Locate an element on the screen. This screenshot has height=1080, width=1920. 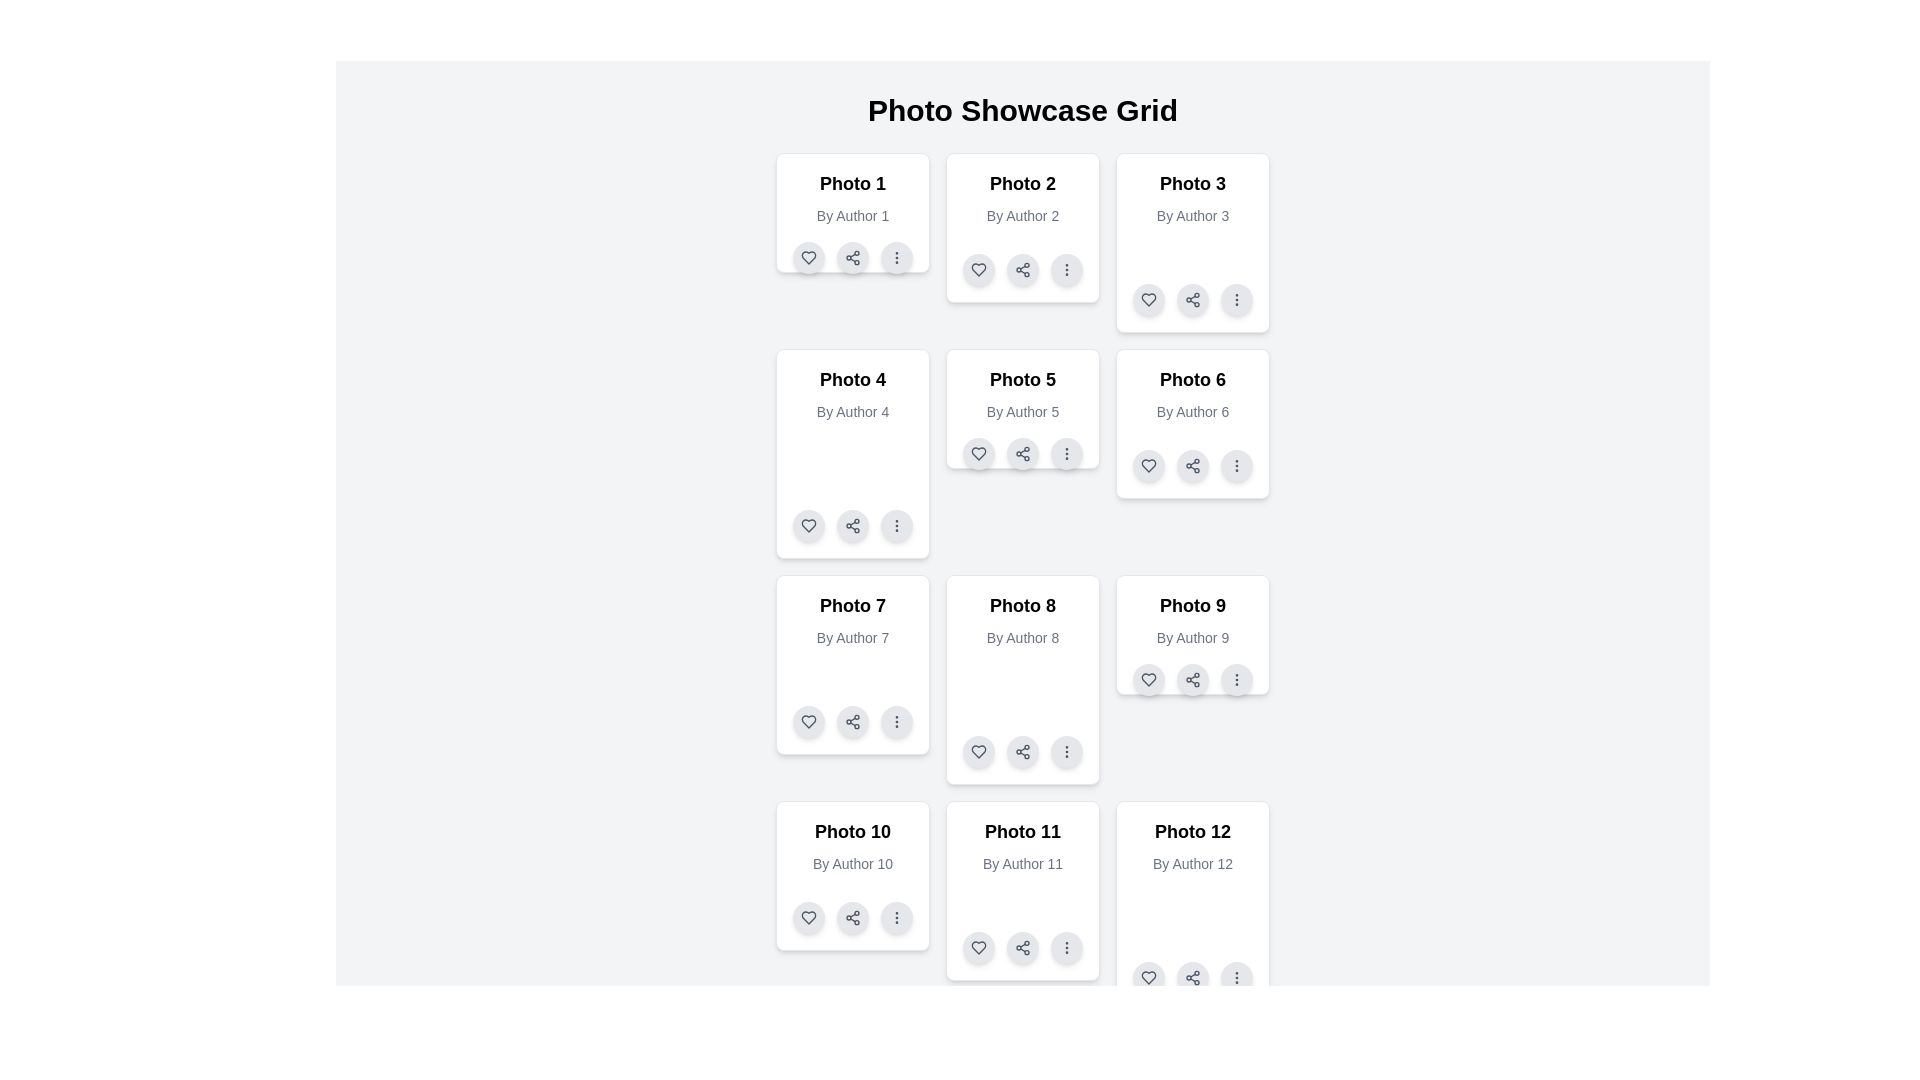
the heart icon, which is the middle icon located at the bottom of the 'Photo 5' card is located at coordinates (979, 454).